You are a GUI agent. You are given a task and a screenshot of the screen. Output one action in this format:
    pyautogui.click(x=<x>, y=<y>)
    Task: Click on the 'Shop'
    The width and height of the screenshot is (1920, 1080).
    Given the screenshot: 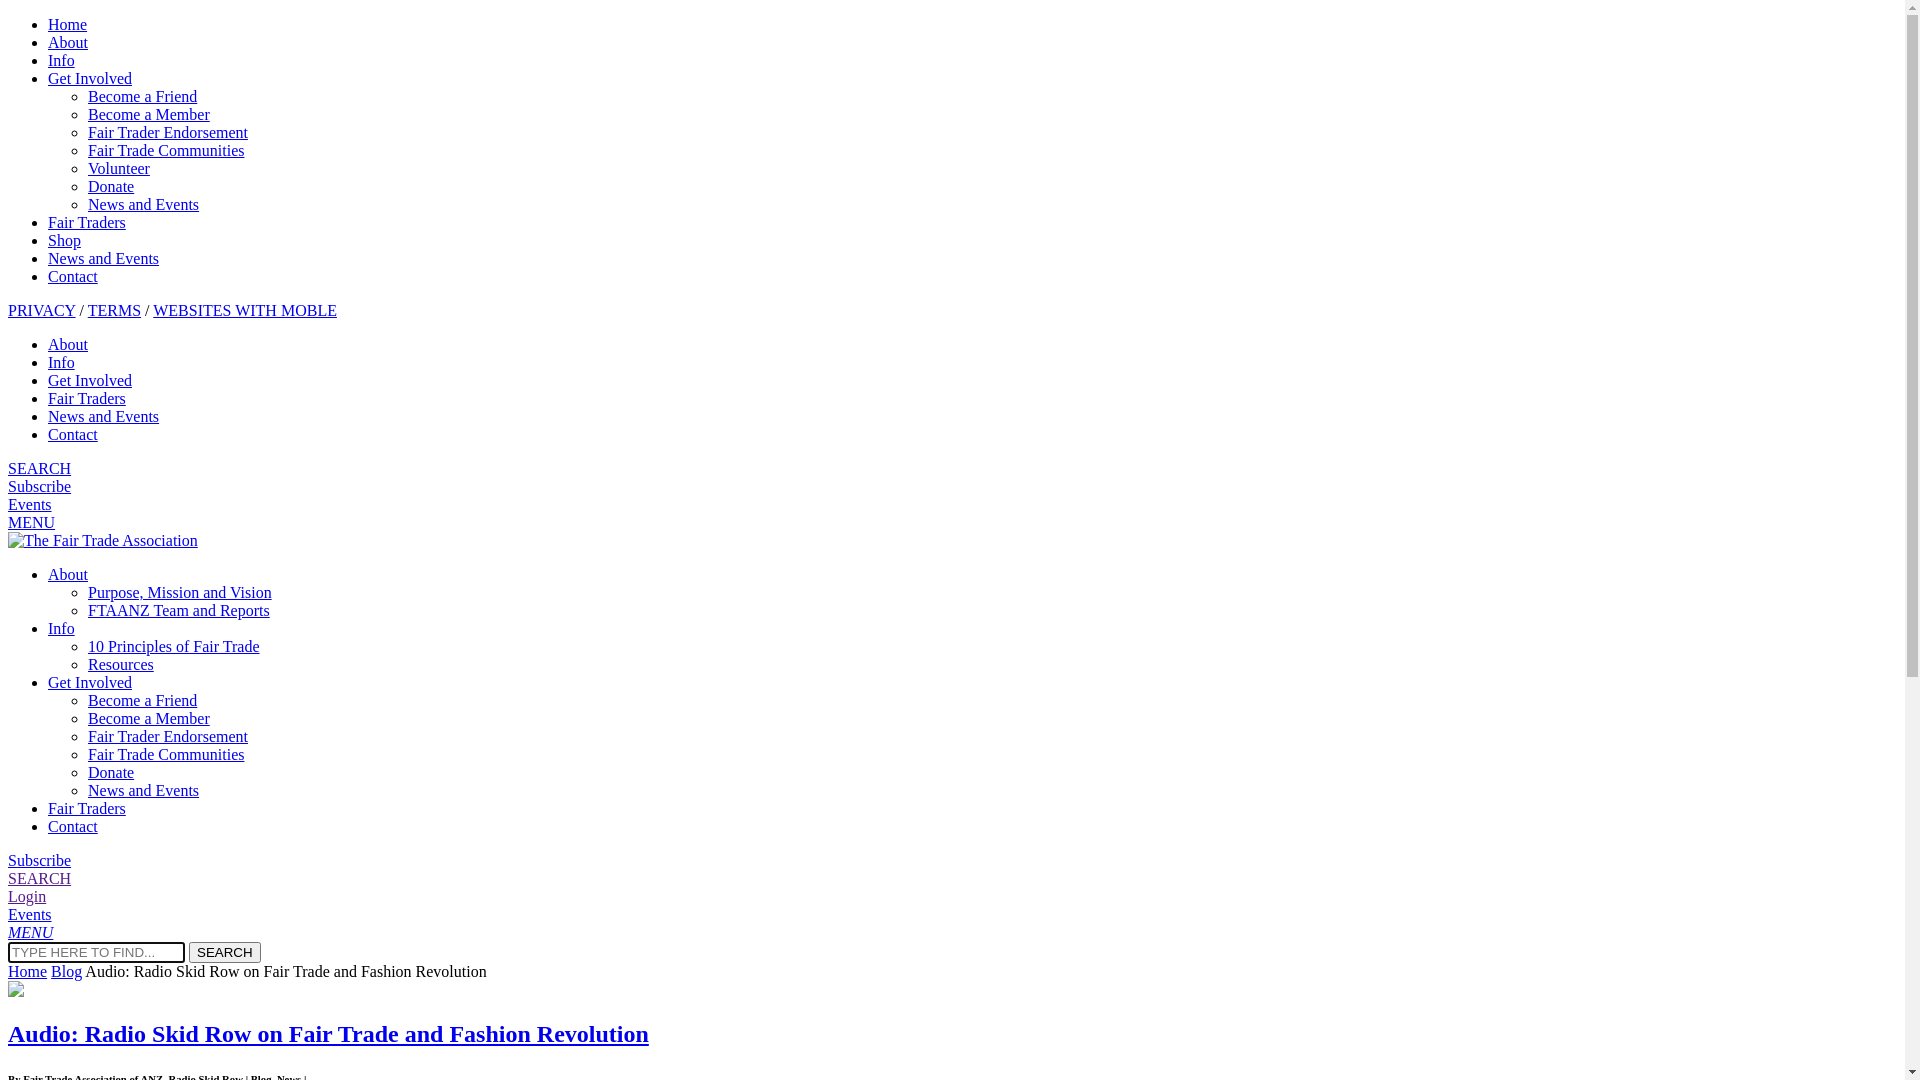 What is the action you would take?
    pyautogui.click(x=64, y=239)
    